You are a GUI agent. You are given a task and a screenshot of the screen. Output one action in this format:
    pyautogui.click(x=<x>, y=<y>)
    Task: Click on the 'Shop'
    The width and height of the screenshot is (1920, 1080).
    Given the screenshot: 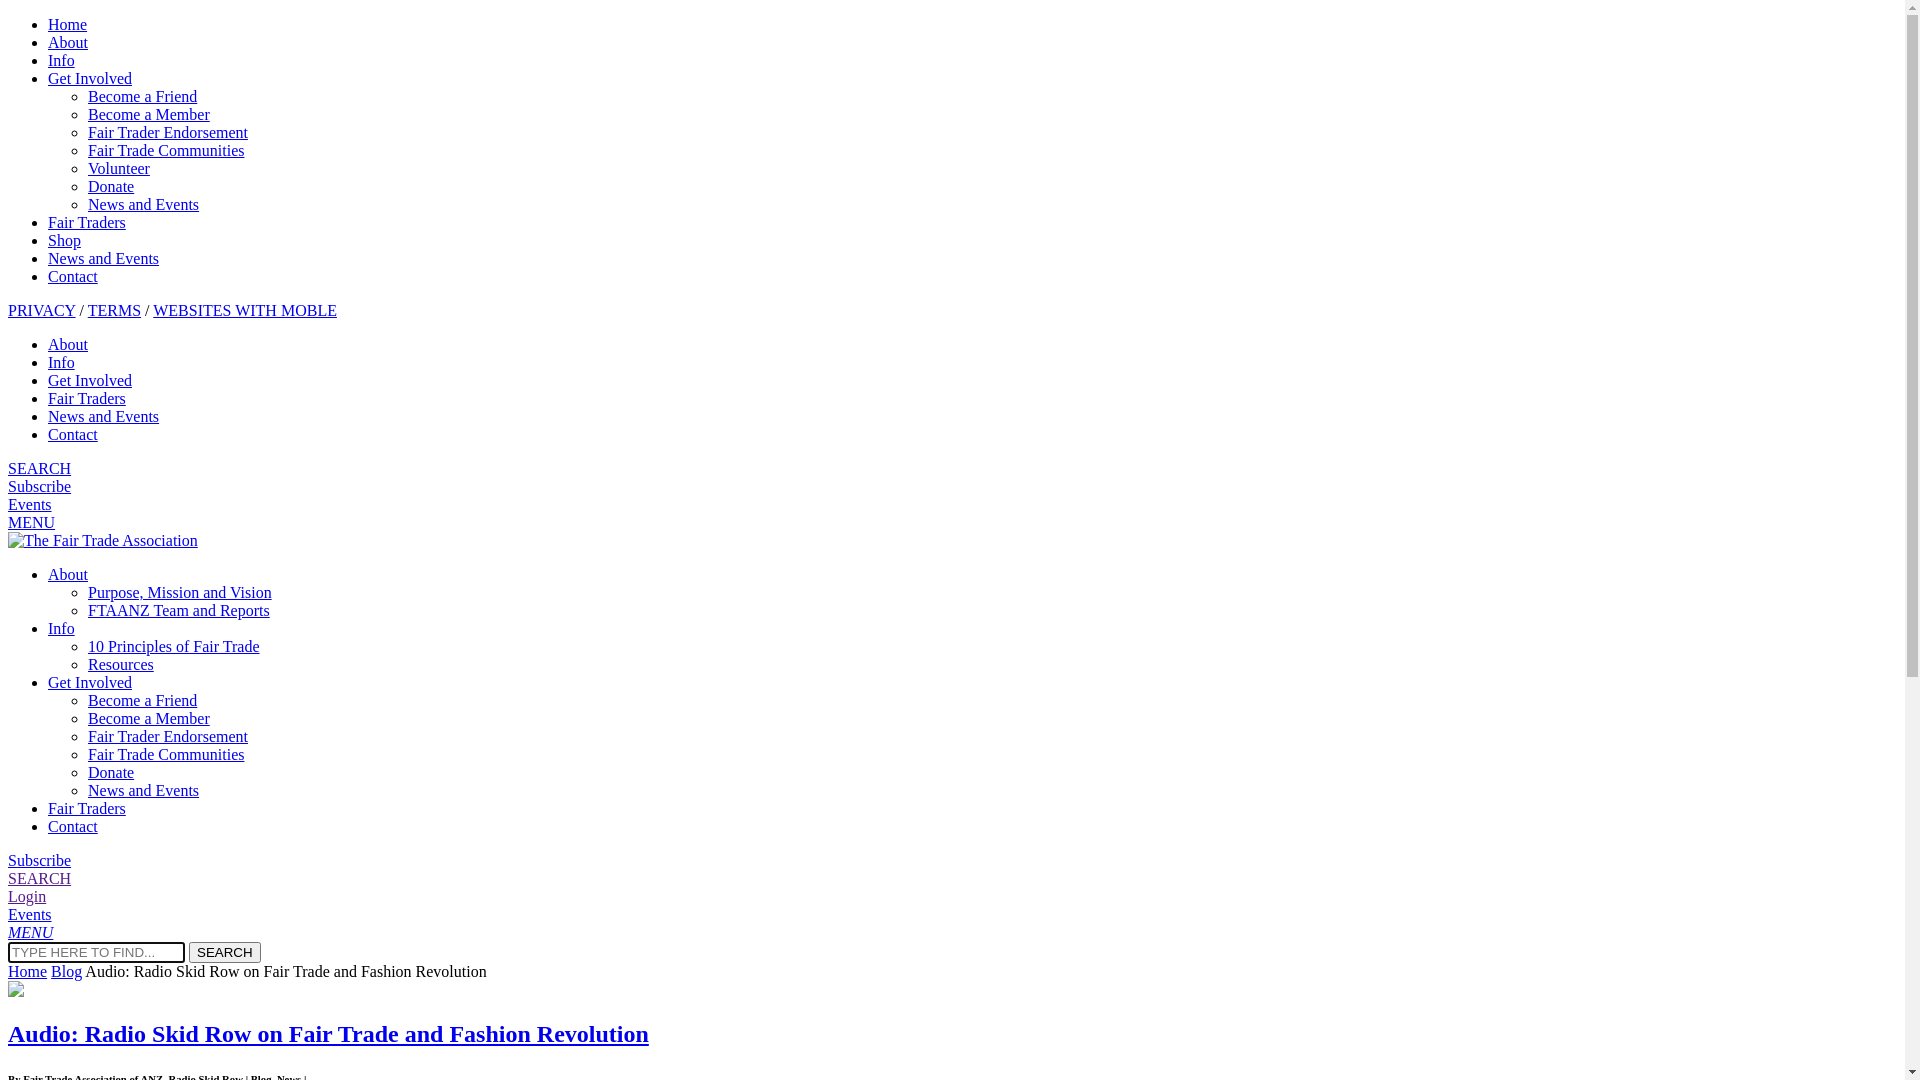 What is the action you would take?
    pyautogui.click(x=64, y=239)
    